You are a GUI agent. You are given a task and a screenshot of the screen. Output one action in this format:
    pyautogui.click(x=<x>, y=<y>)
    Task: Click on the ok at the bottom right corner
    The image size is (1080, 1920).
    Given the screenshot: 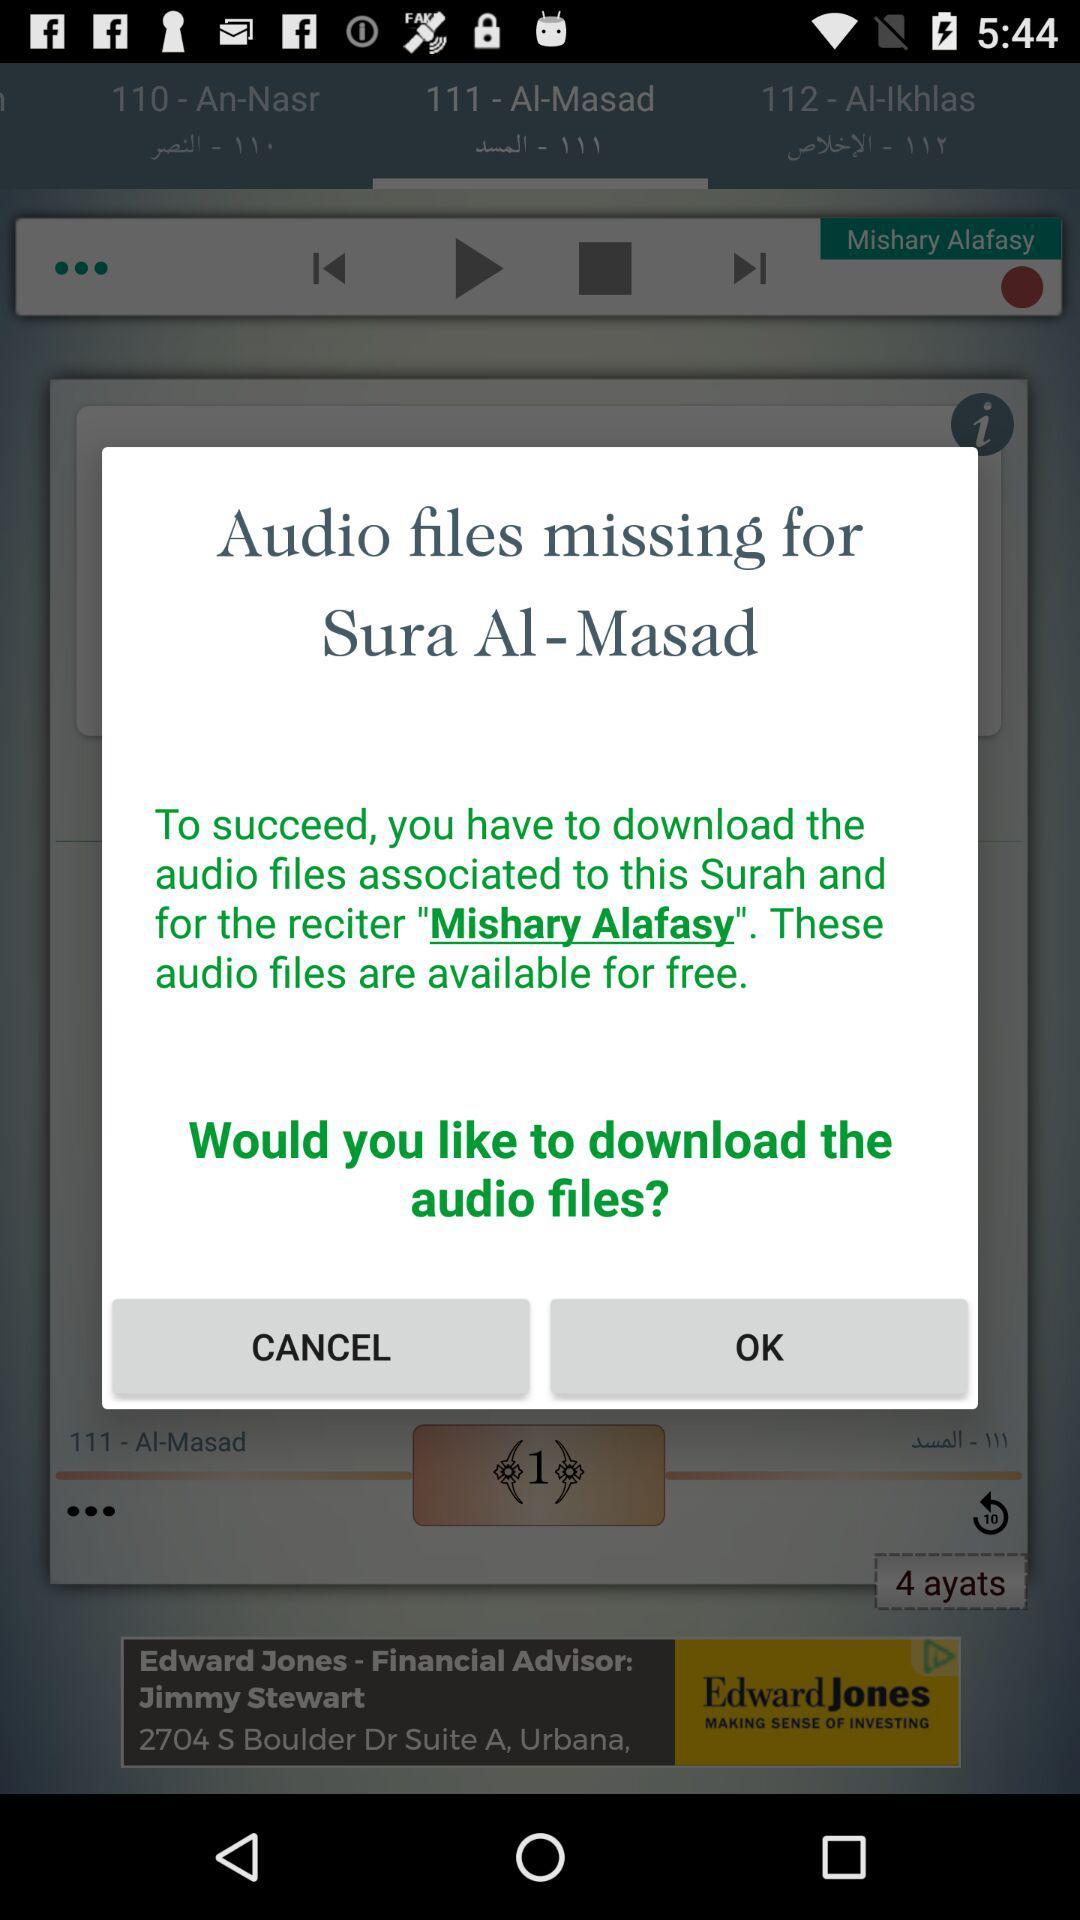 What is the action you would take?
    pyautogui.click(x=759, y=1346)
    